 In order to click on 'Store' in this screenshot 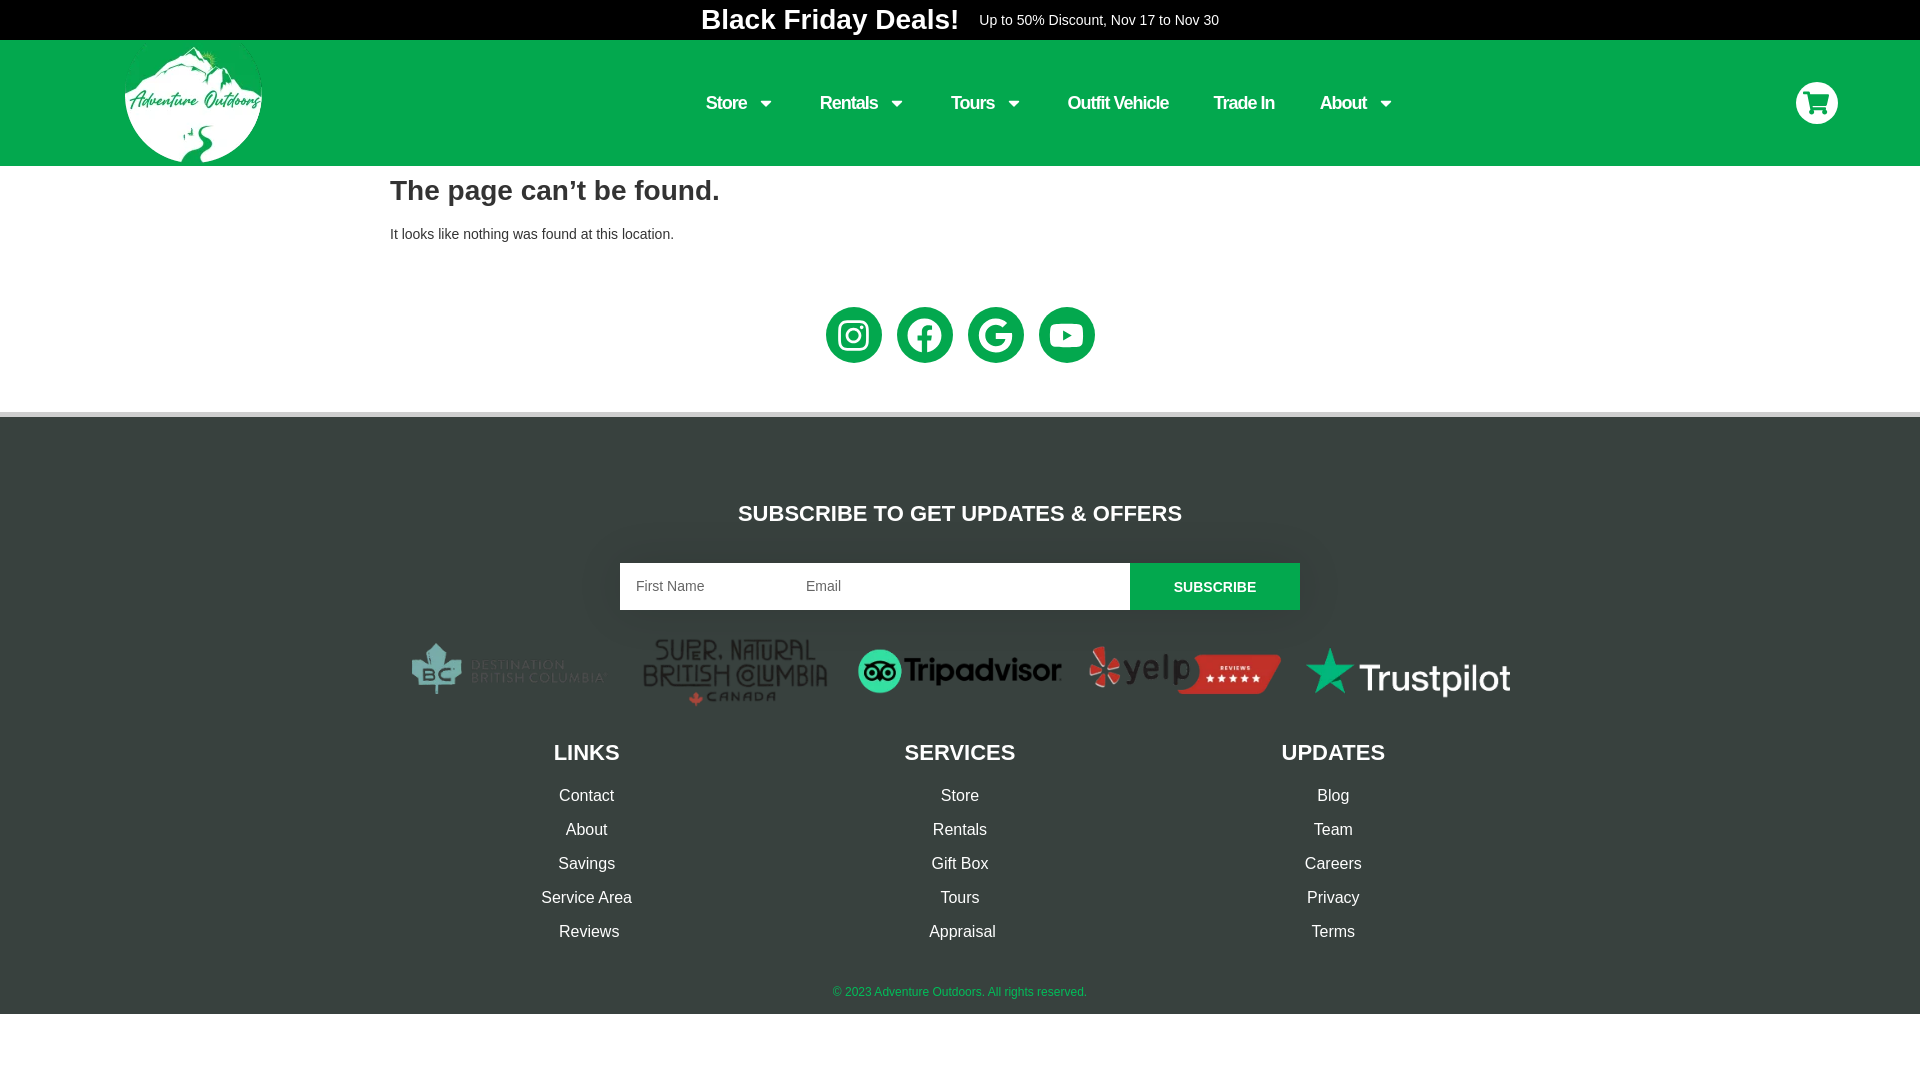, I will do `click(958, 794)`.